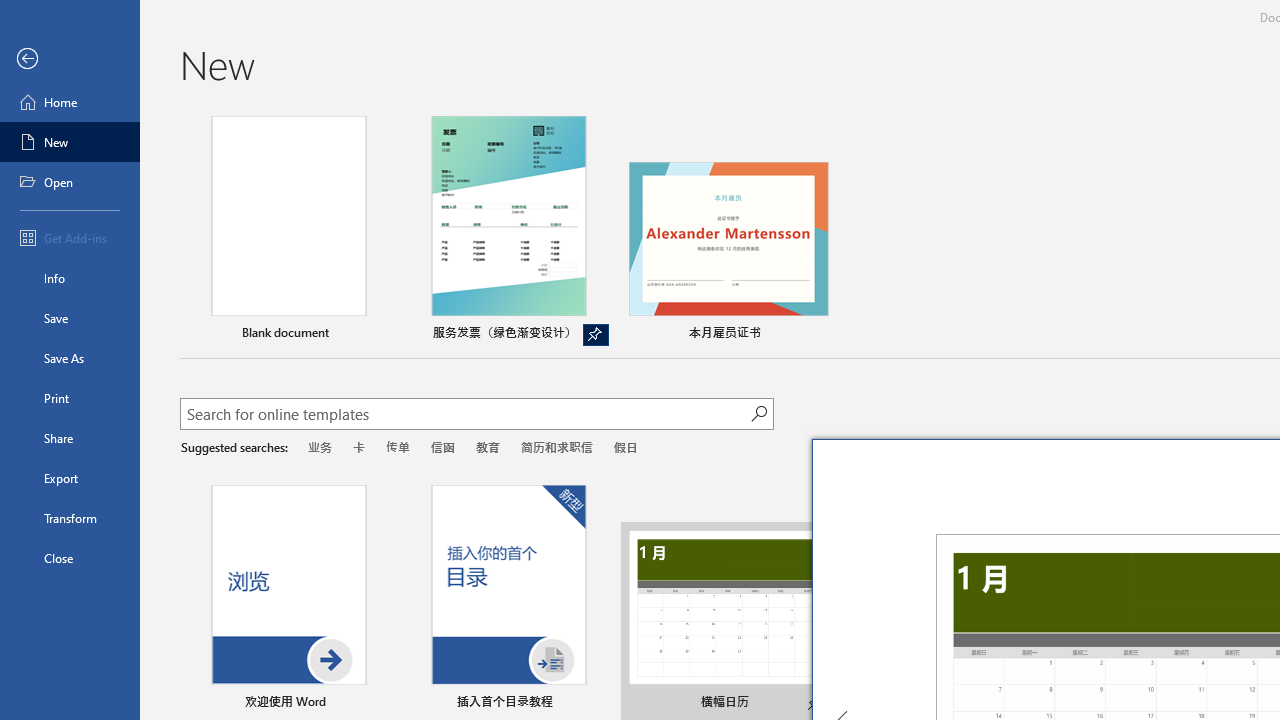 The height and width of the screenshot is (720, 1280). I want to click on 'Unpin from list', so click(594, 334).